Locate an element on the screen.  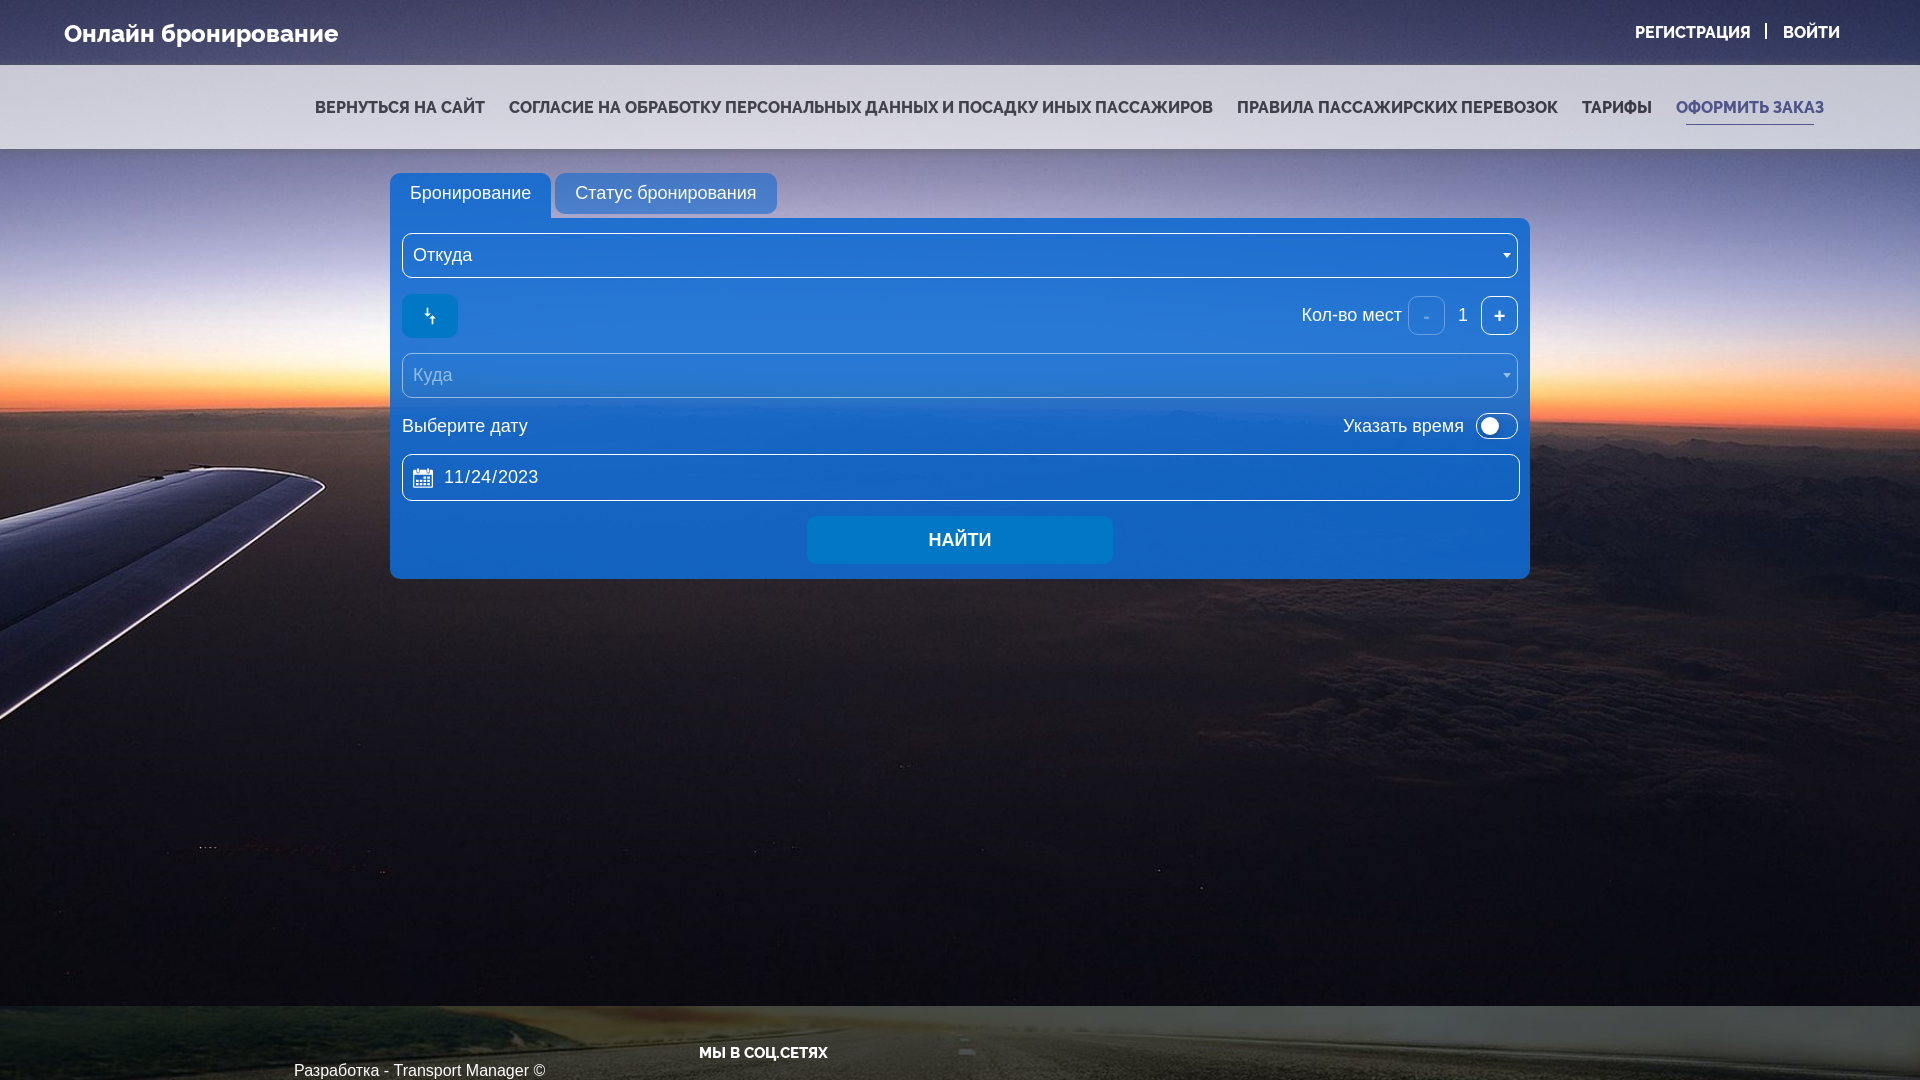
'Transport Manager' is located at coordinates (460, 1069).